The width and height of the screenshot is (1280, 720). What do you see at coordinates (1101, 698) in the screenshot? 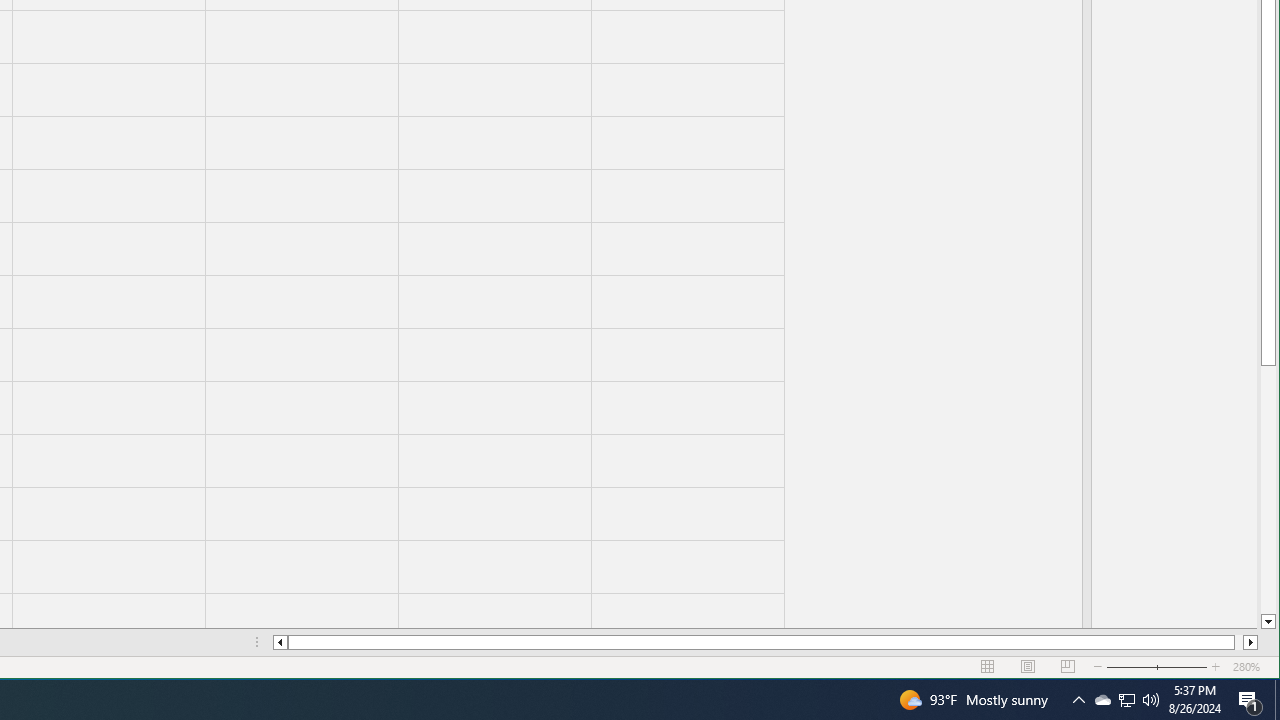
I see `'Notification Chevron'` at bounding box center [1101, 698].